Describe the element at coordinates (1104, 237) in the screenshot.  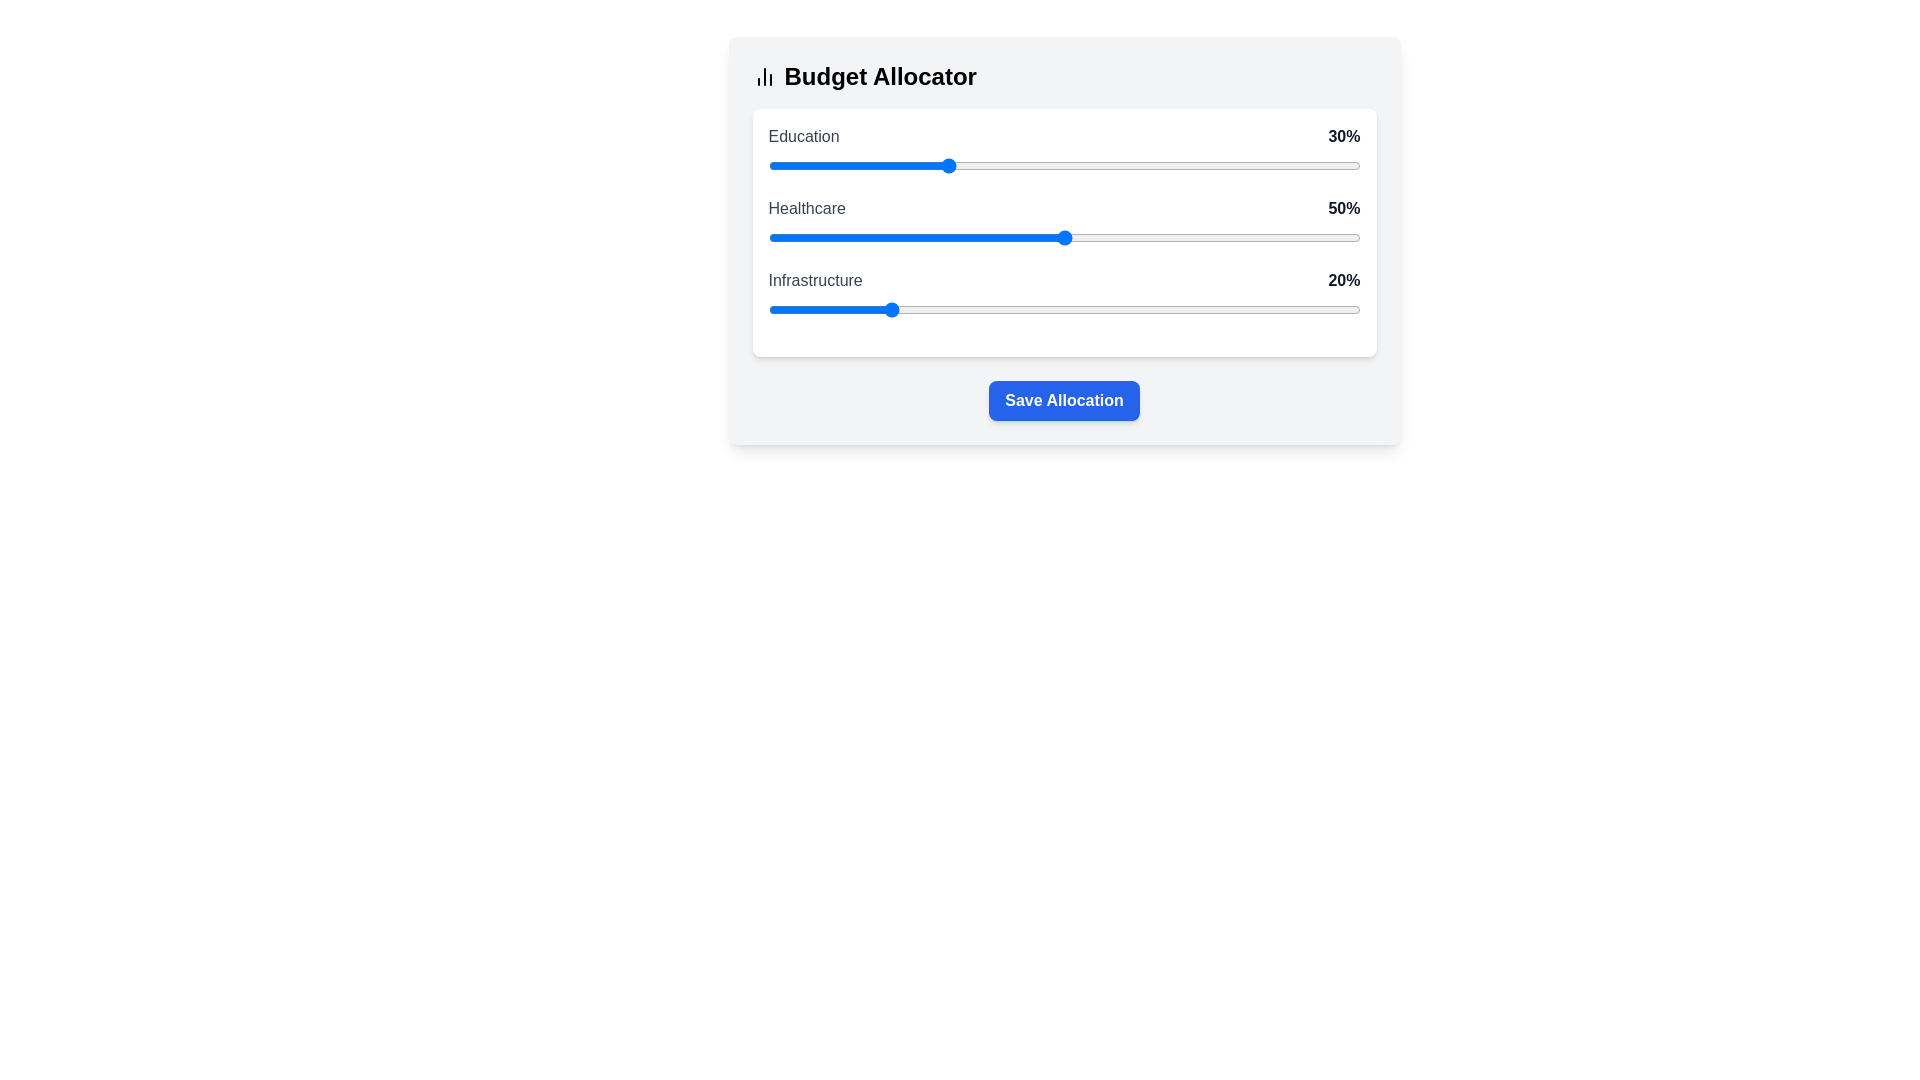
I see `the healthcare allocation slider` at that location.